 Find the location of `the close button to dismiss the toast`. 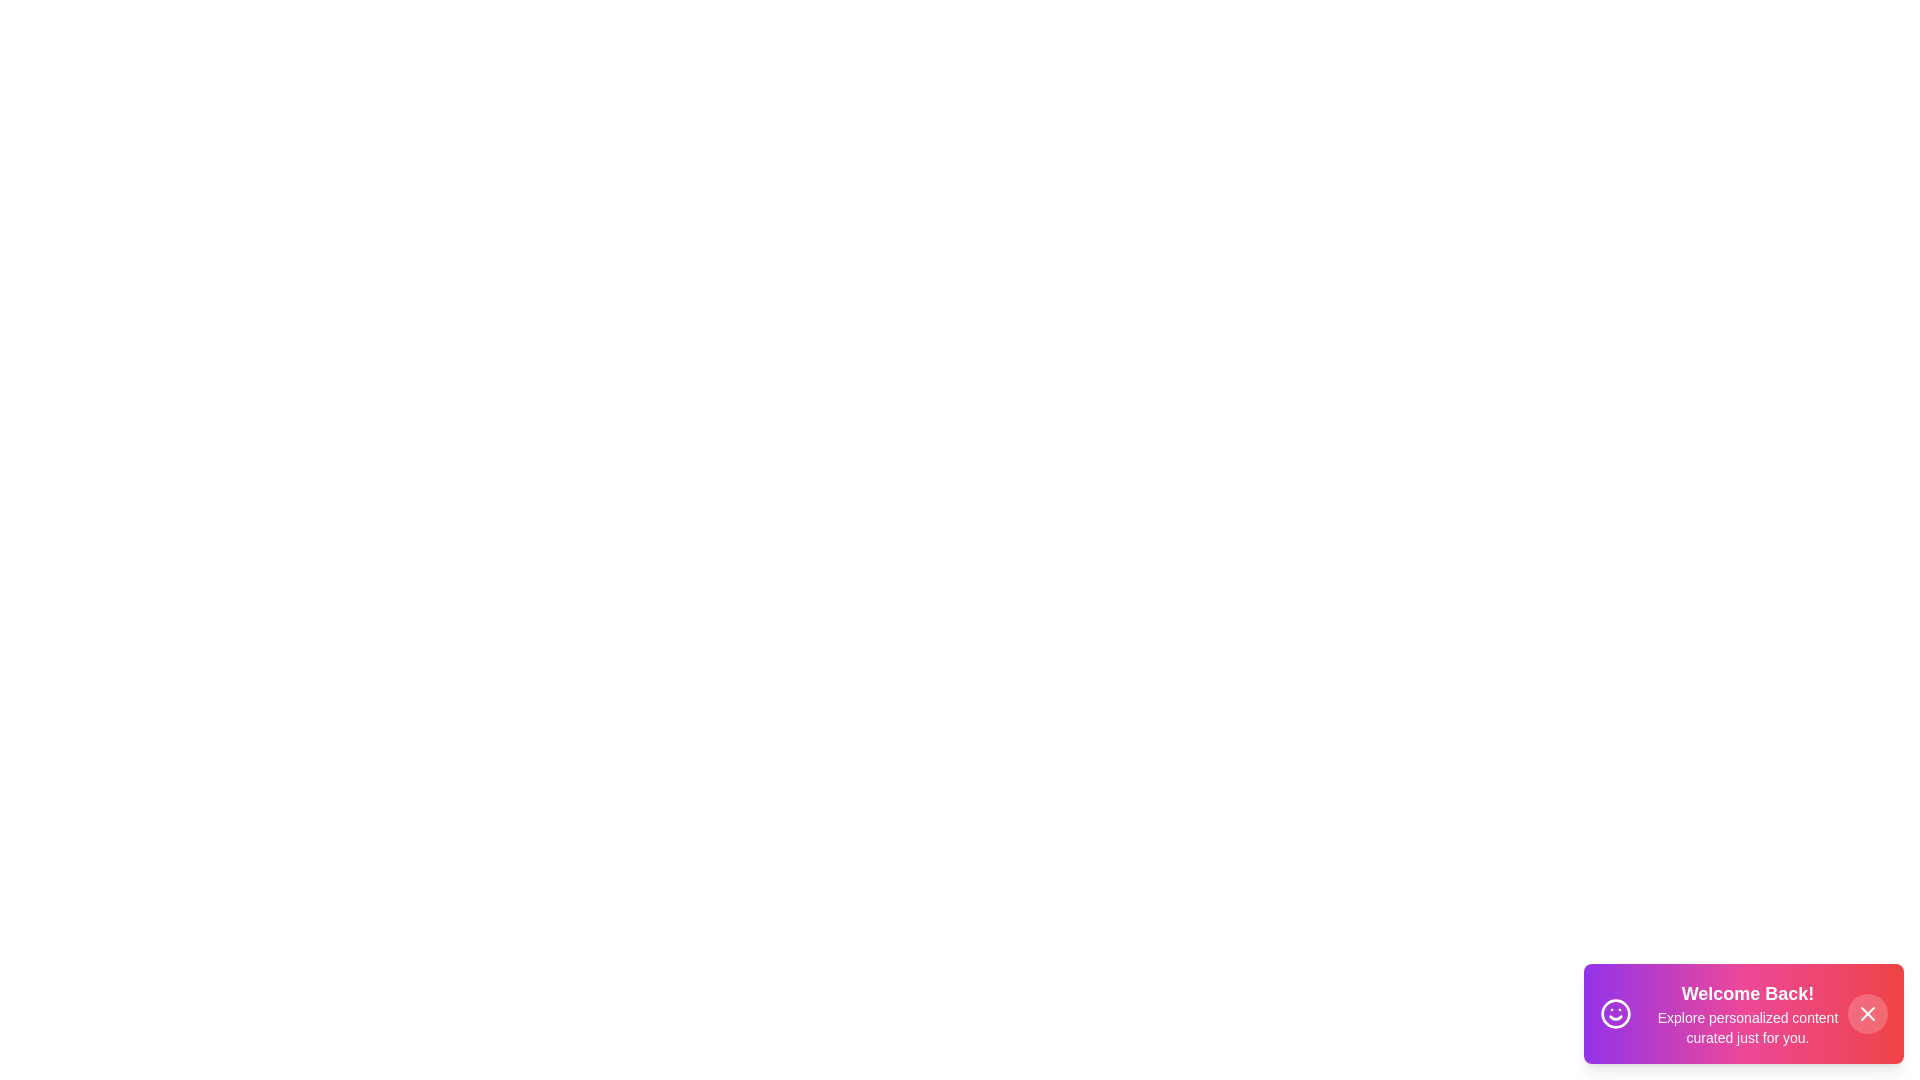

the close button to dismiss the toast is located at coordinates (1866, 1014).